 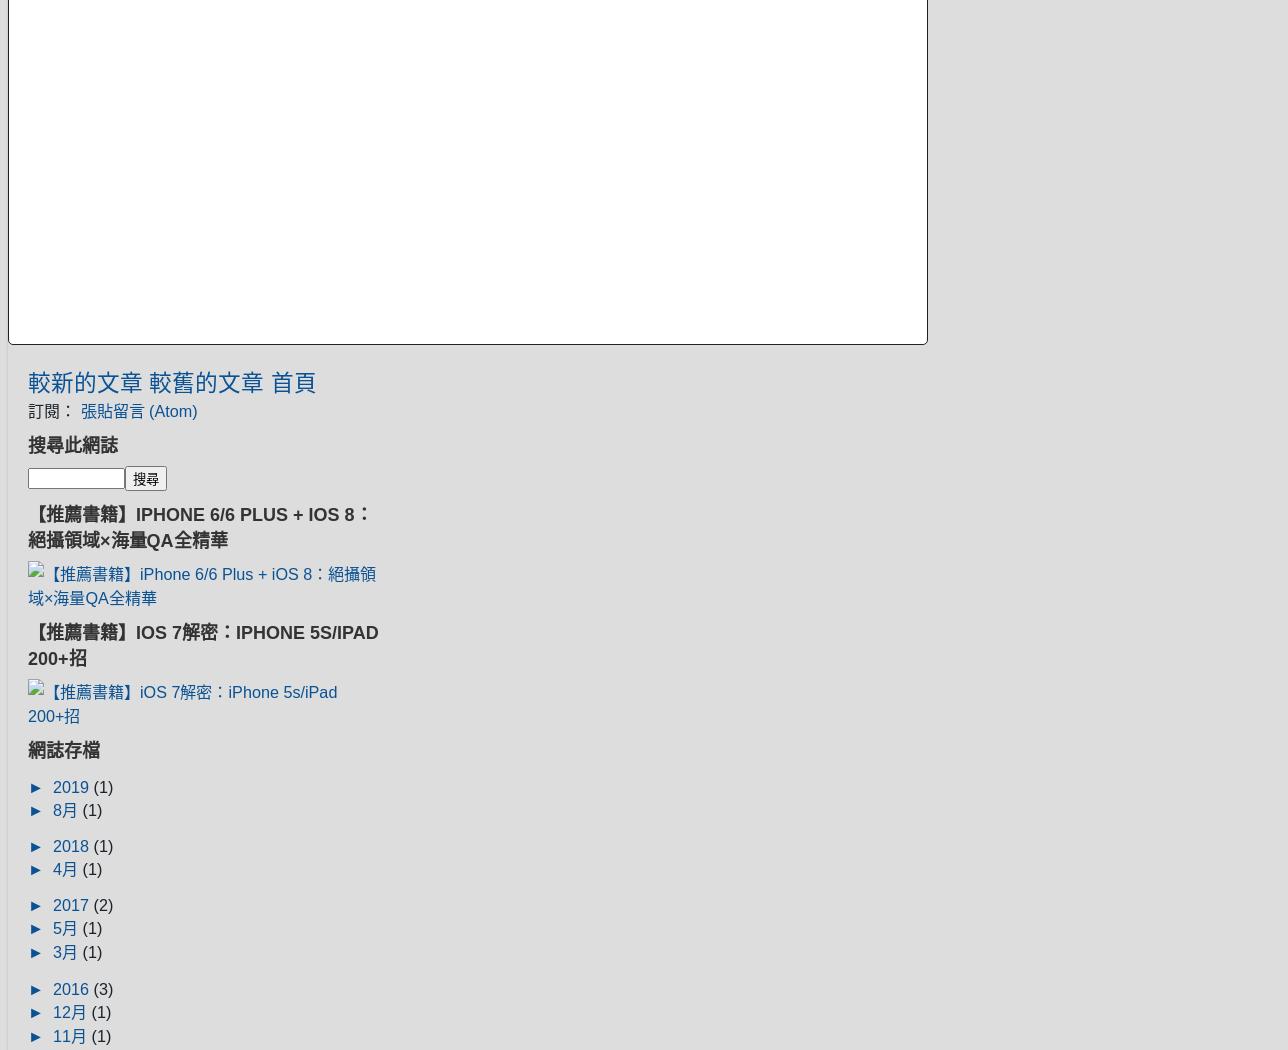 What do you see at coordinates (73, 904) in the screenshot?
I see `'2017'` at bounding box center [73, 904].